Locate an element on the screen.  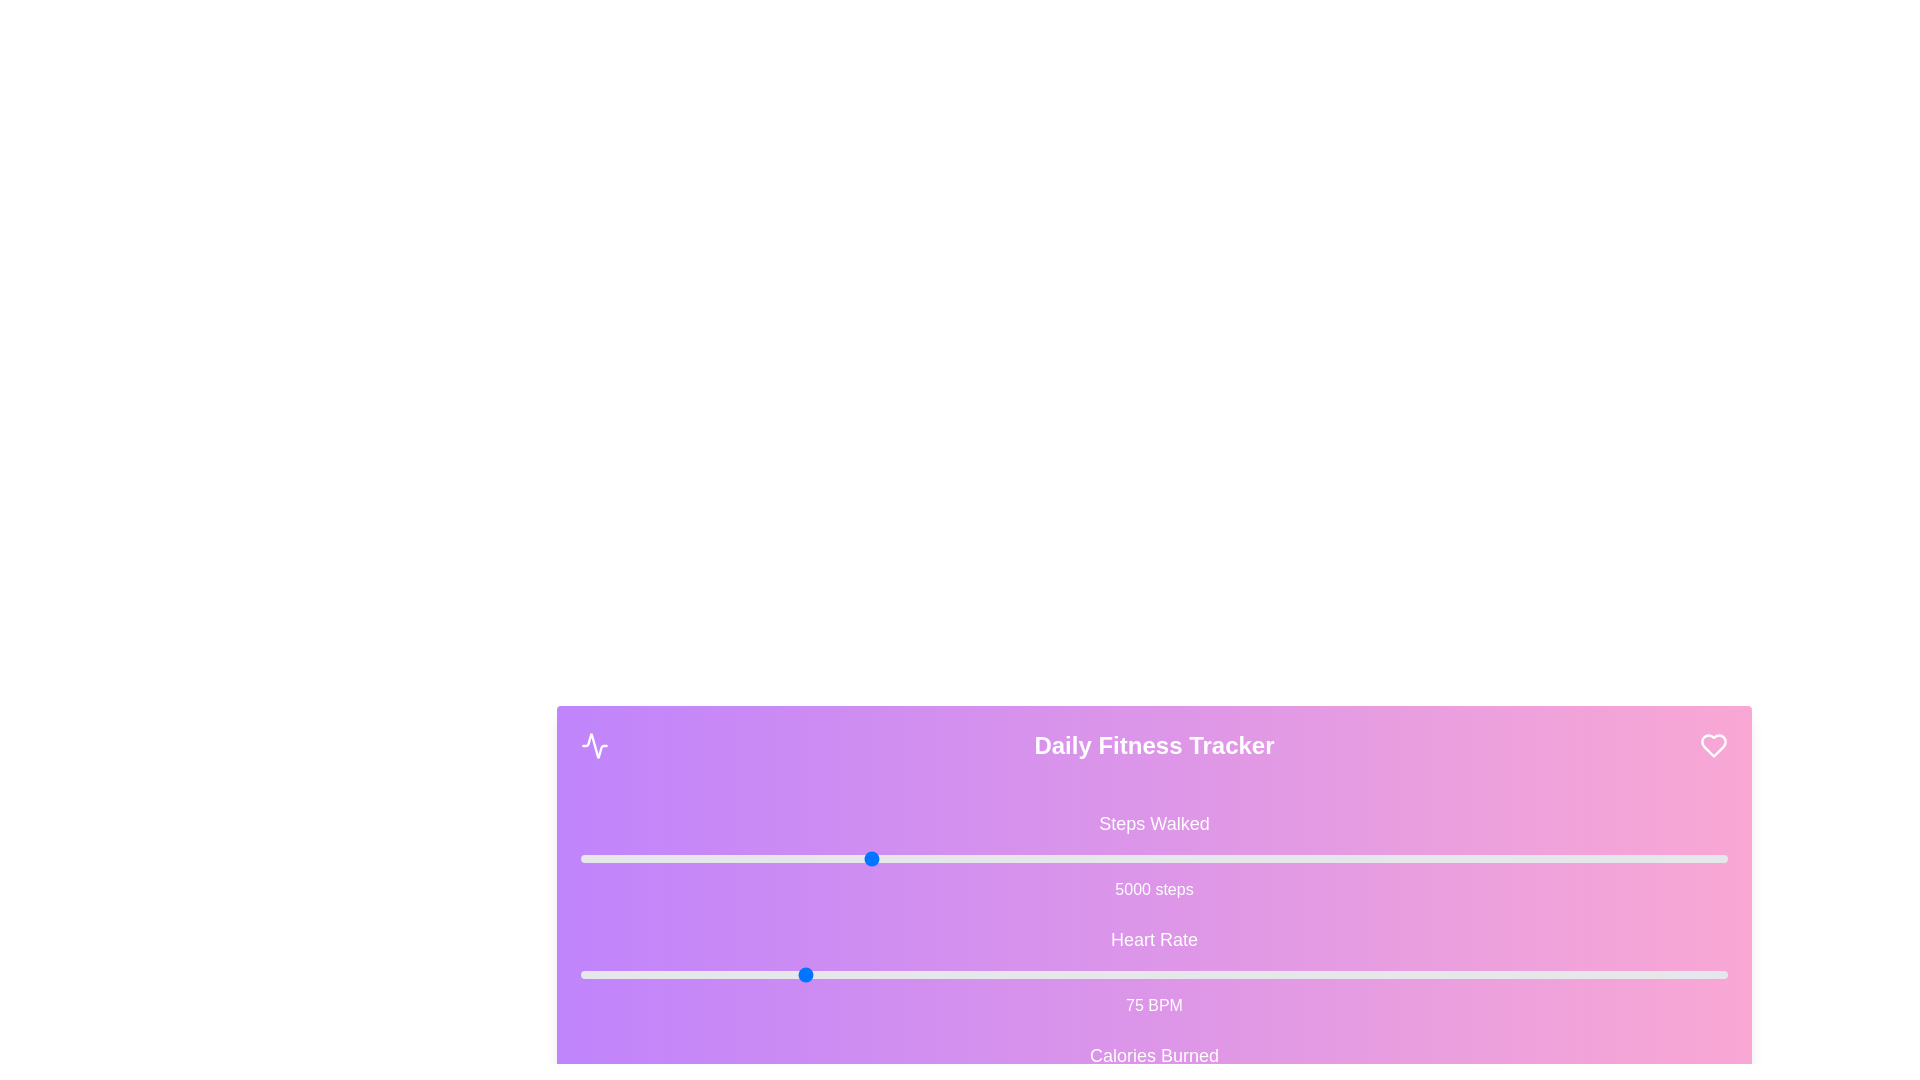
the 'Heart Rate' slider to 147 BPM is located at coordinates (1435, 974).